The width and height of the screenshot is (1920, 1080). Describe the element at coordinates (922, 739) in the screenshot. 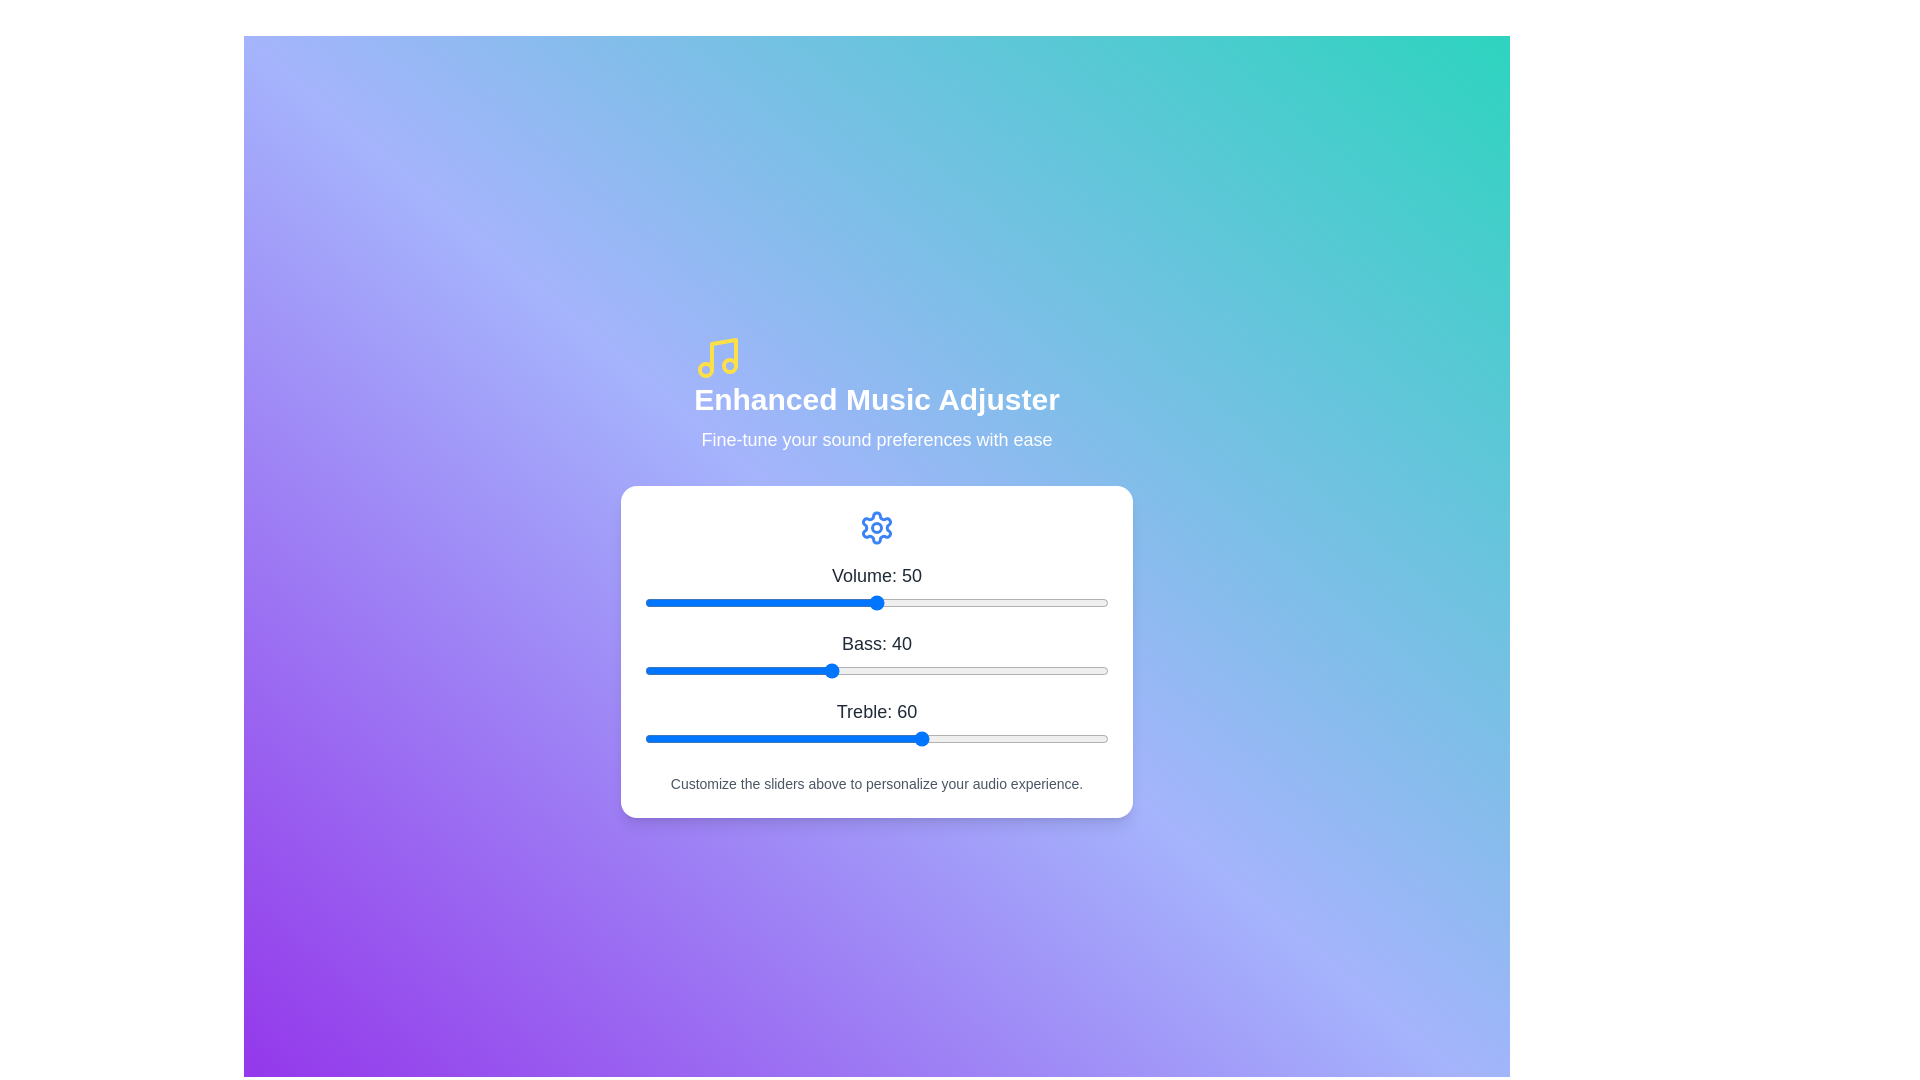

I see `the treble slider to 60` at that location.